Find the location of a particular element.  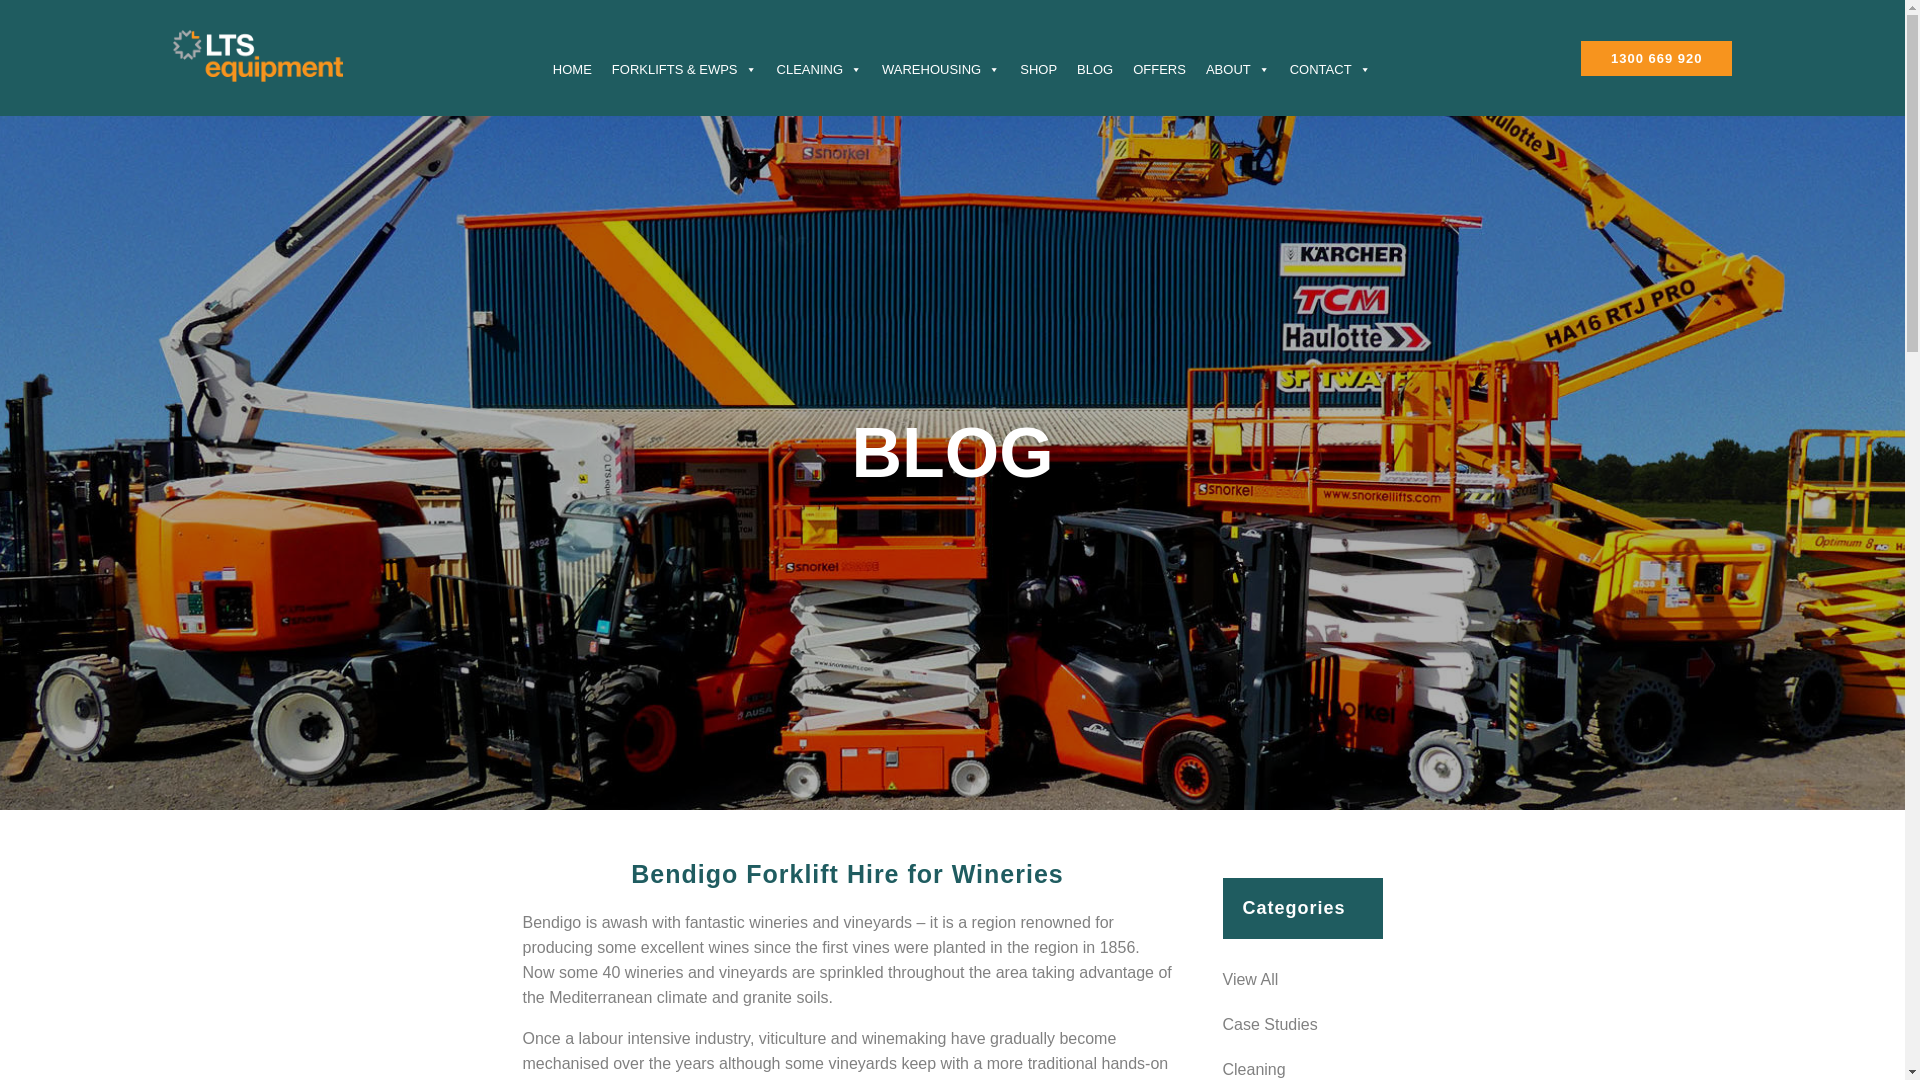

'WAREHOUSING' is located at coordinates (872, 68).